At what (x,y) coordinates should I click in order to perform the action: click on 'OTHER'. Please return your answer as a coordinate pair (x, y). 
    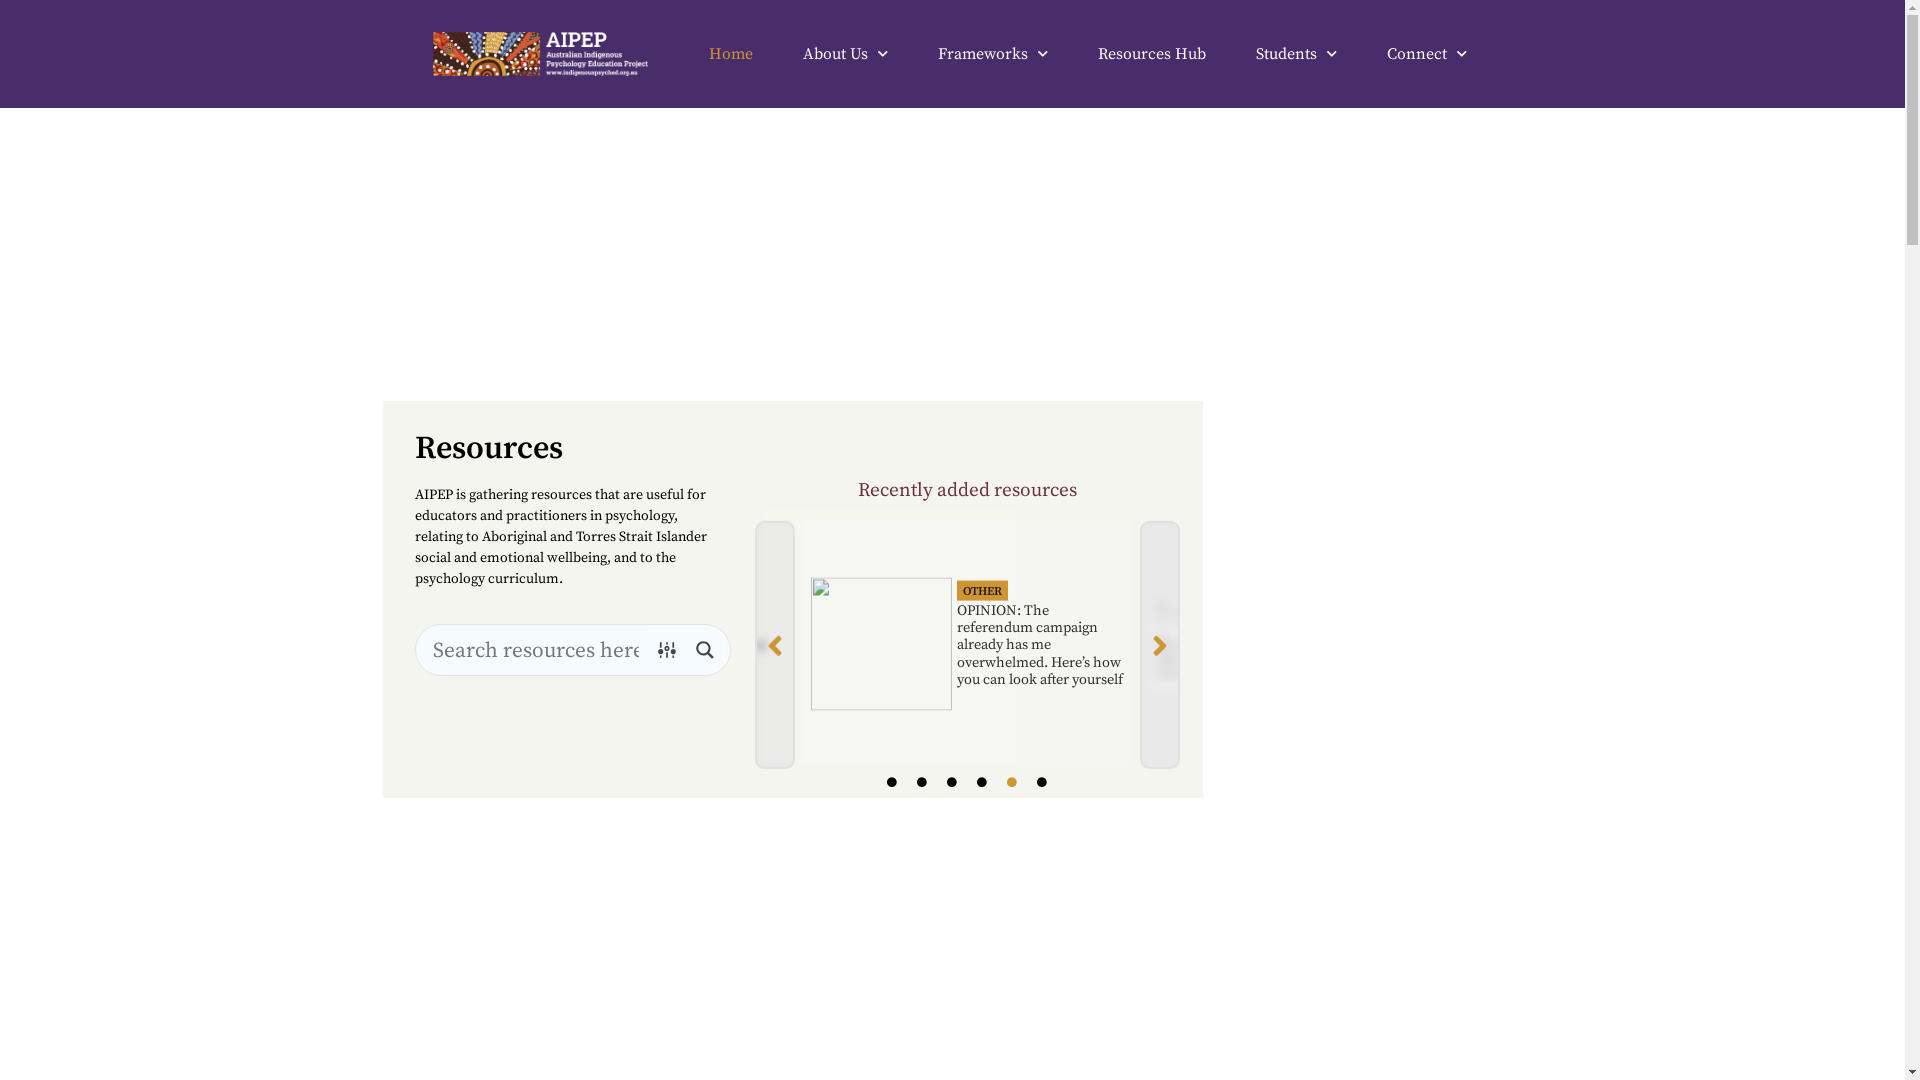
    Looking at the image, I should click on (982, 589).